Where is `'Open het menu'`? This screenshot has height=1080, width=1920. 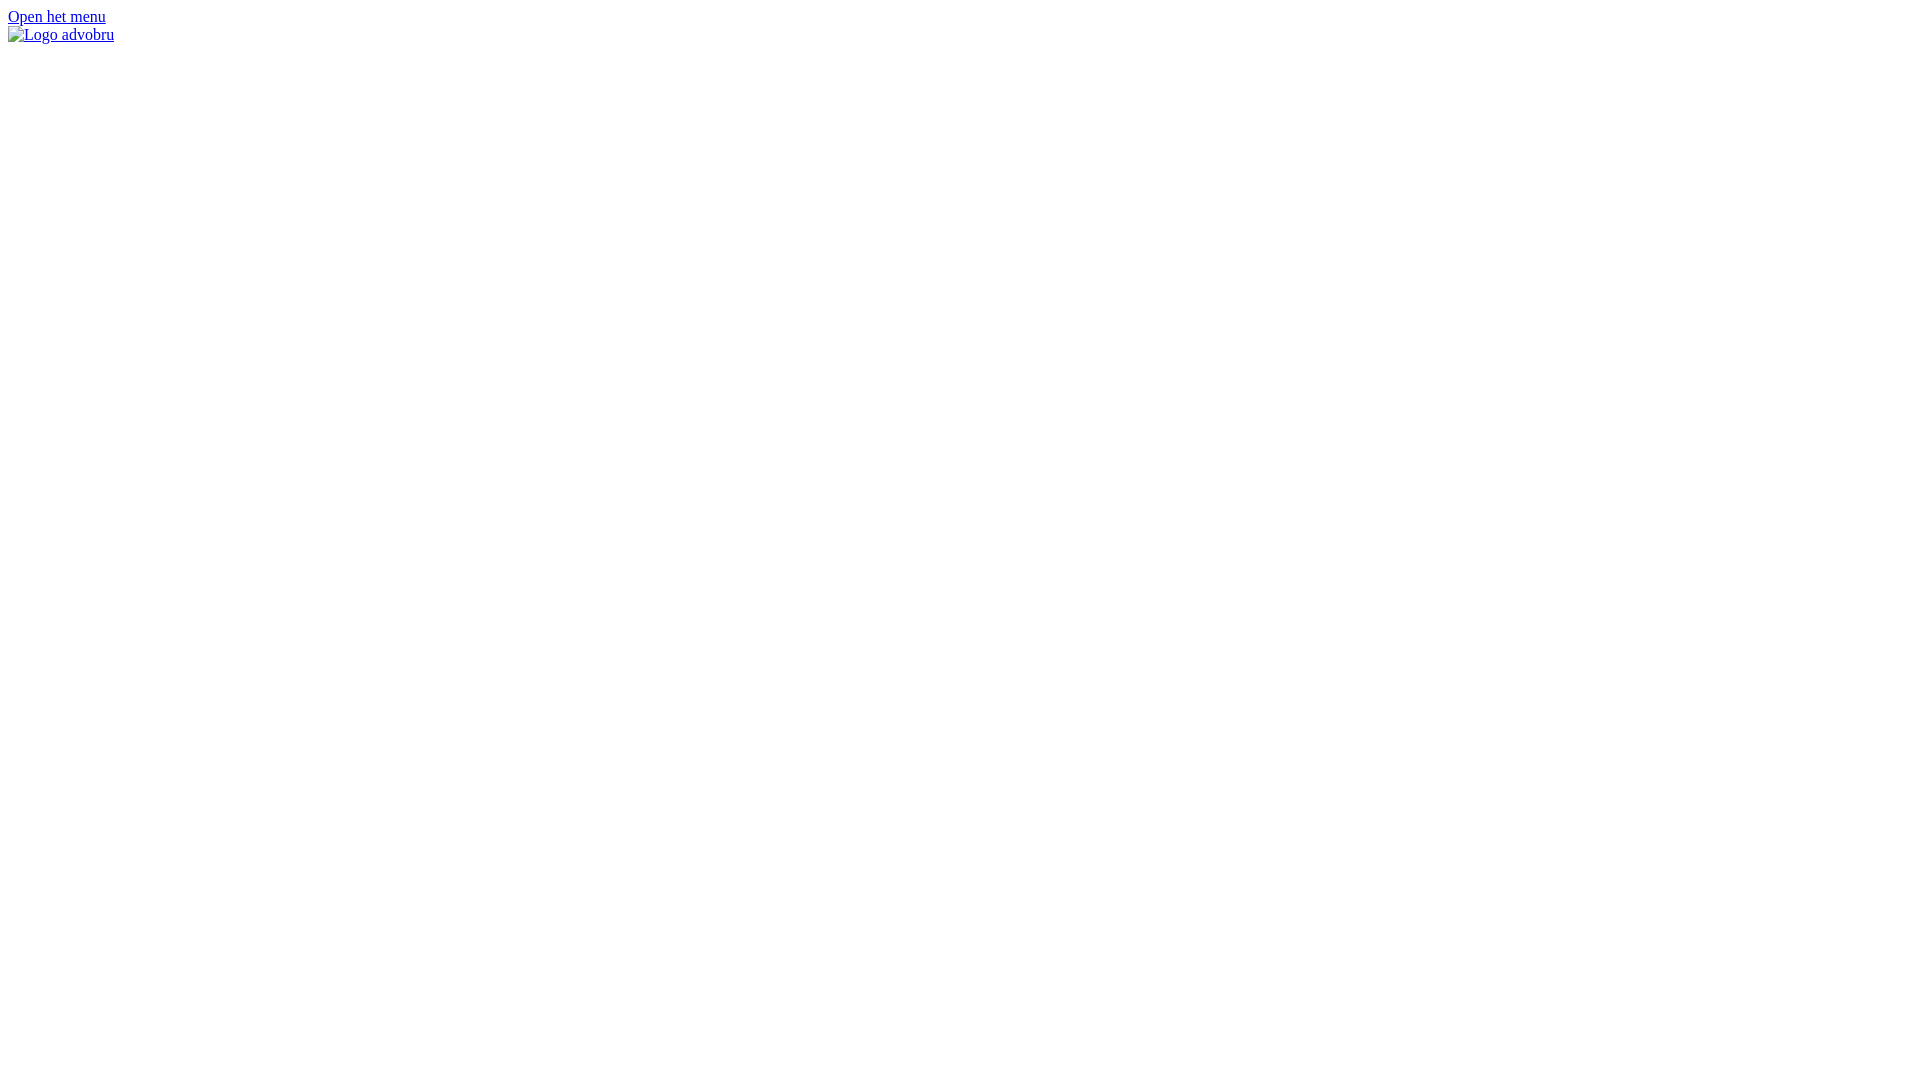 'Open het menu' is located at coordinates (57, 16).